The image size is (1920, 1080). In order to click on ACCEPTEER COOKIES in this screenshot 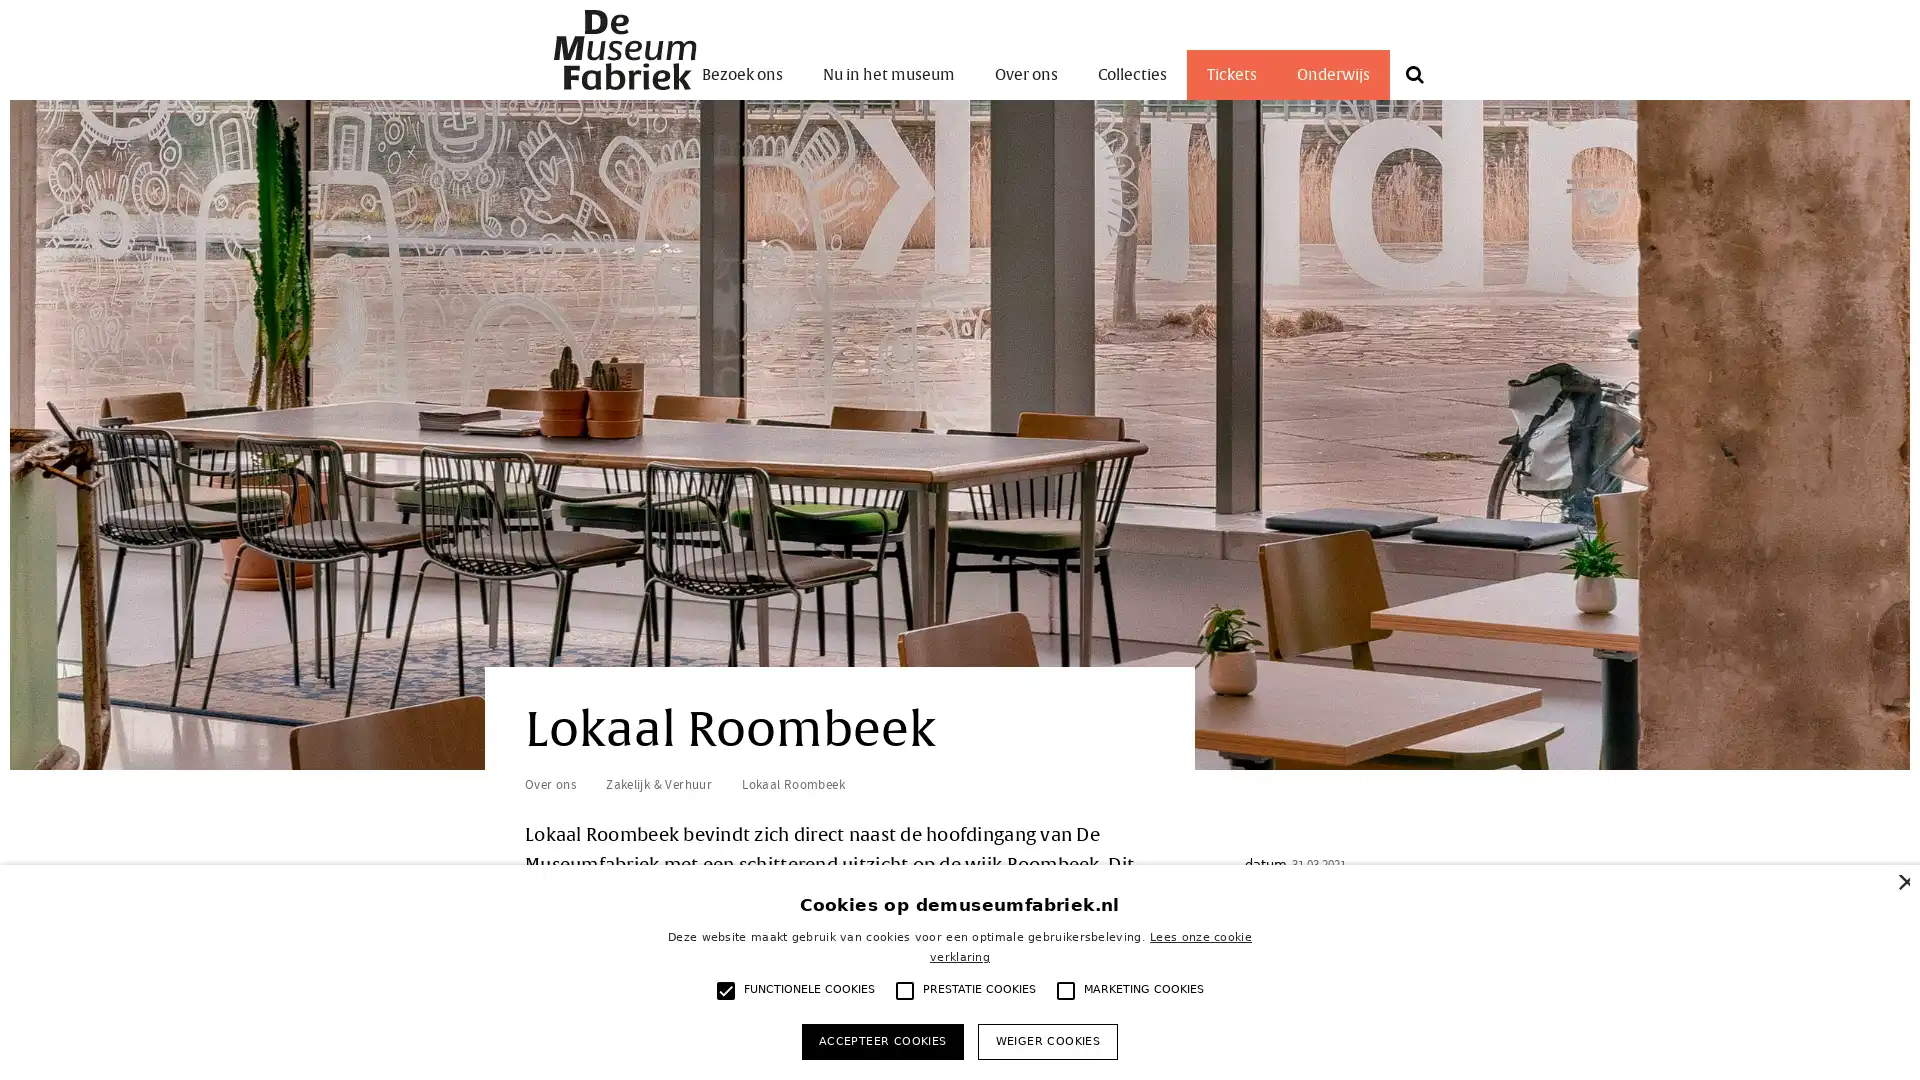, I will do `click(881, 1040)`.